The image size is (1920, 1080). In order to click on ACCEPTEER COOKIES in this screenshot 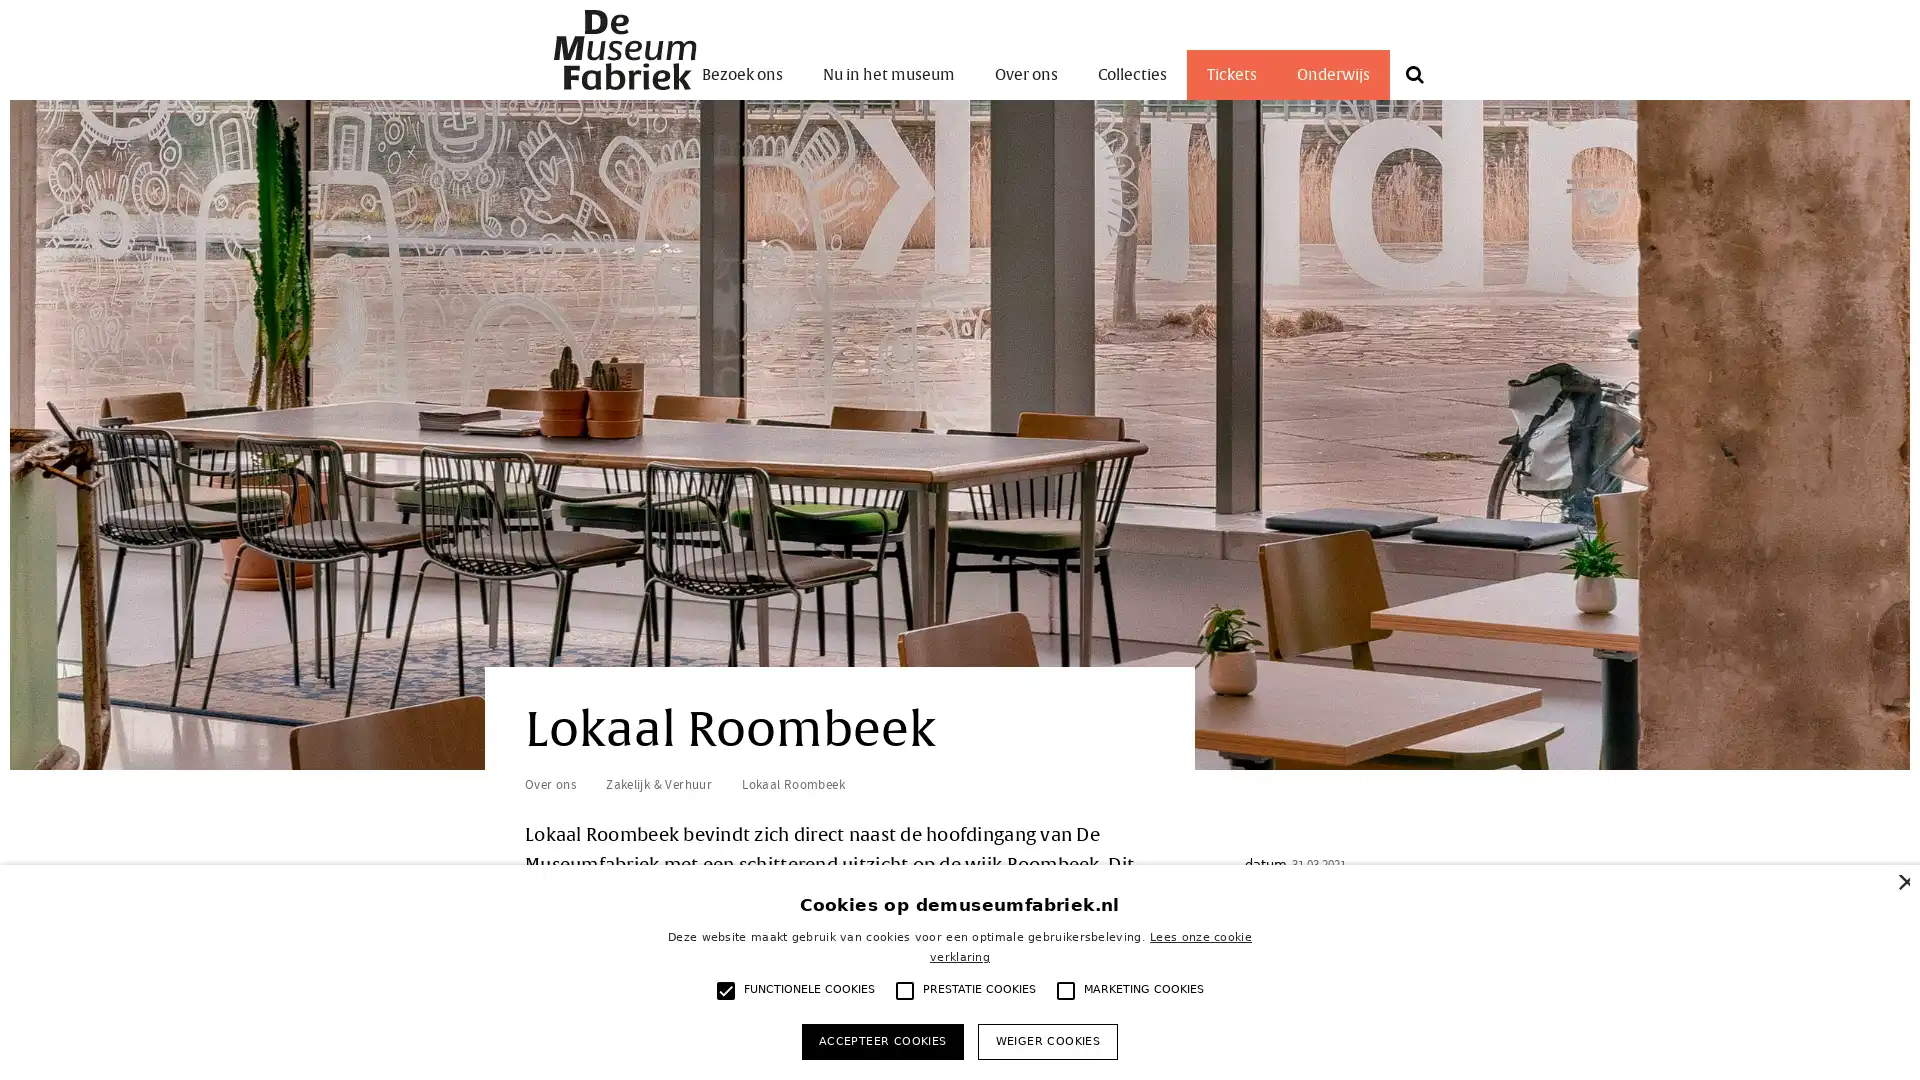, I will do `click(881, 1040)`.